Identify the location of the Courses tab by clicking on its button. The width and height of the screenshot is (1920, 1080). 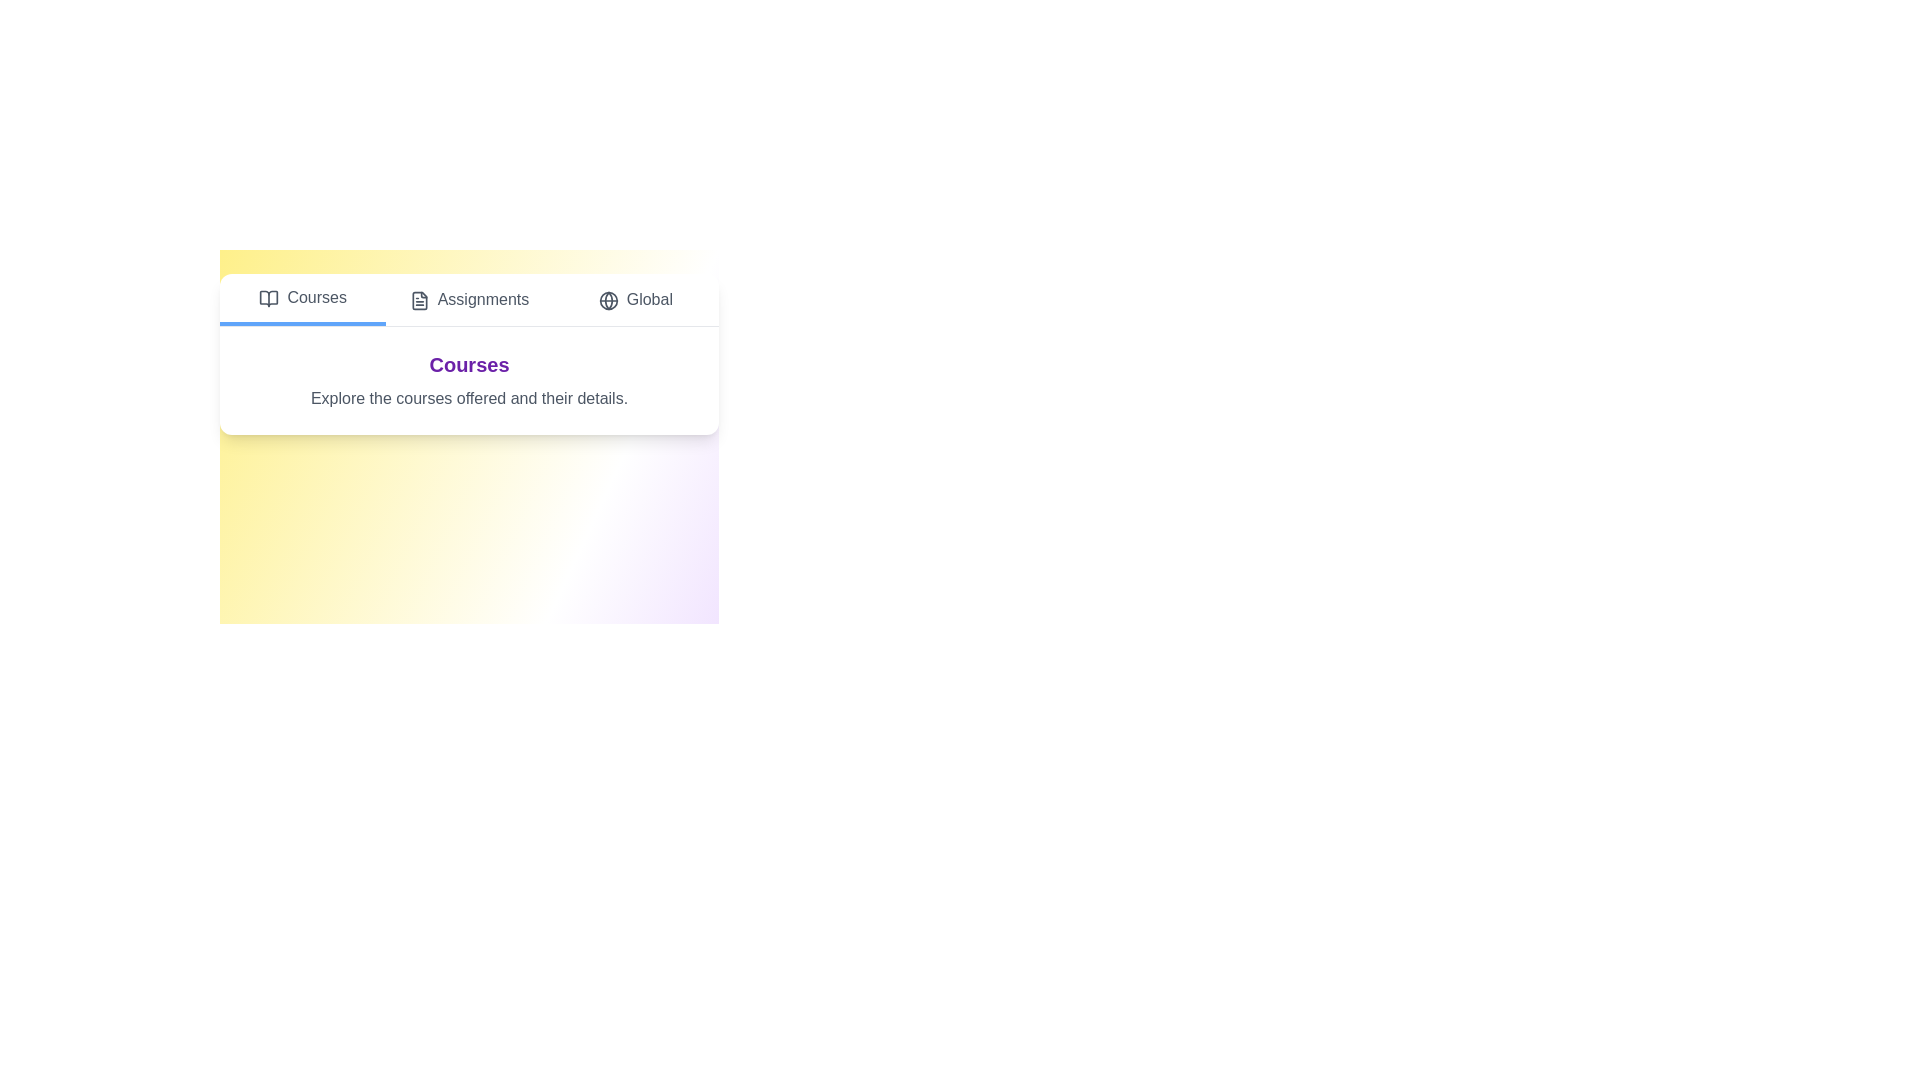
(301, 300).